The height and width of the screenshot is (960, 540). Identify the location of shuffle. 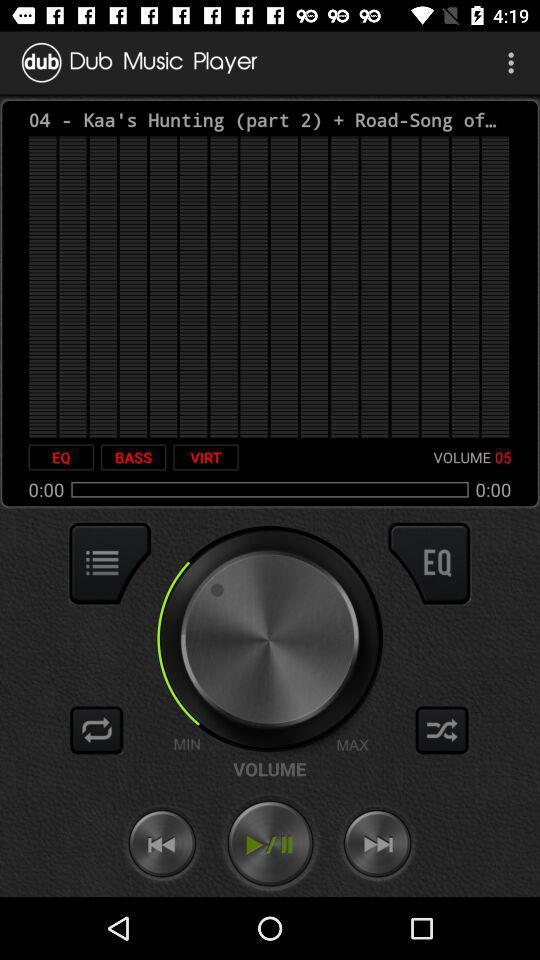
(442, 729).